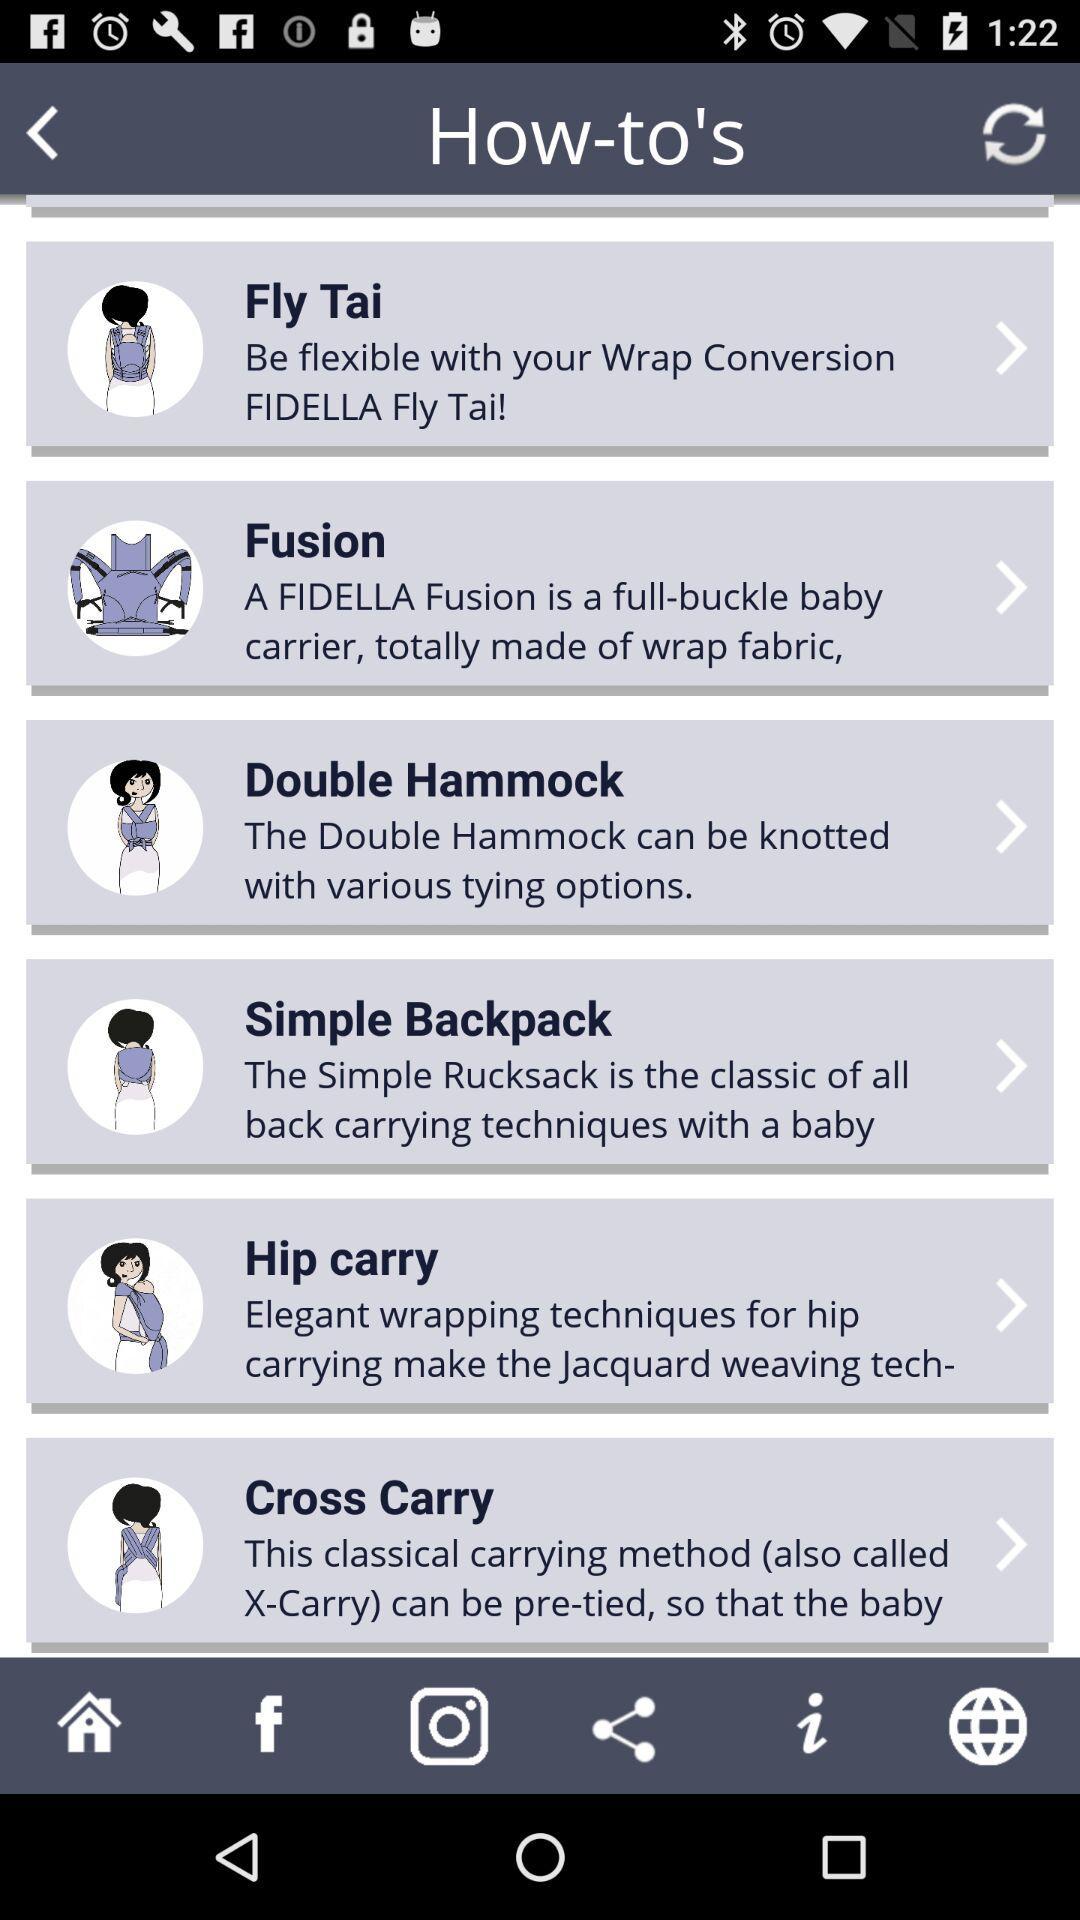 The width and height of the screenshot is (1080, 1920). Describe the element at coordinates (369, 1495) in the screenshot. I see `the cross carry icon` at that location.